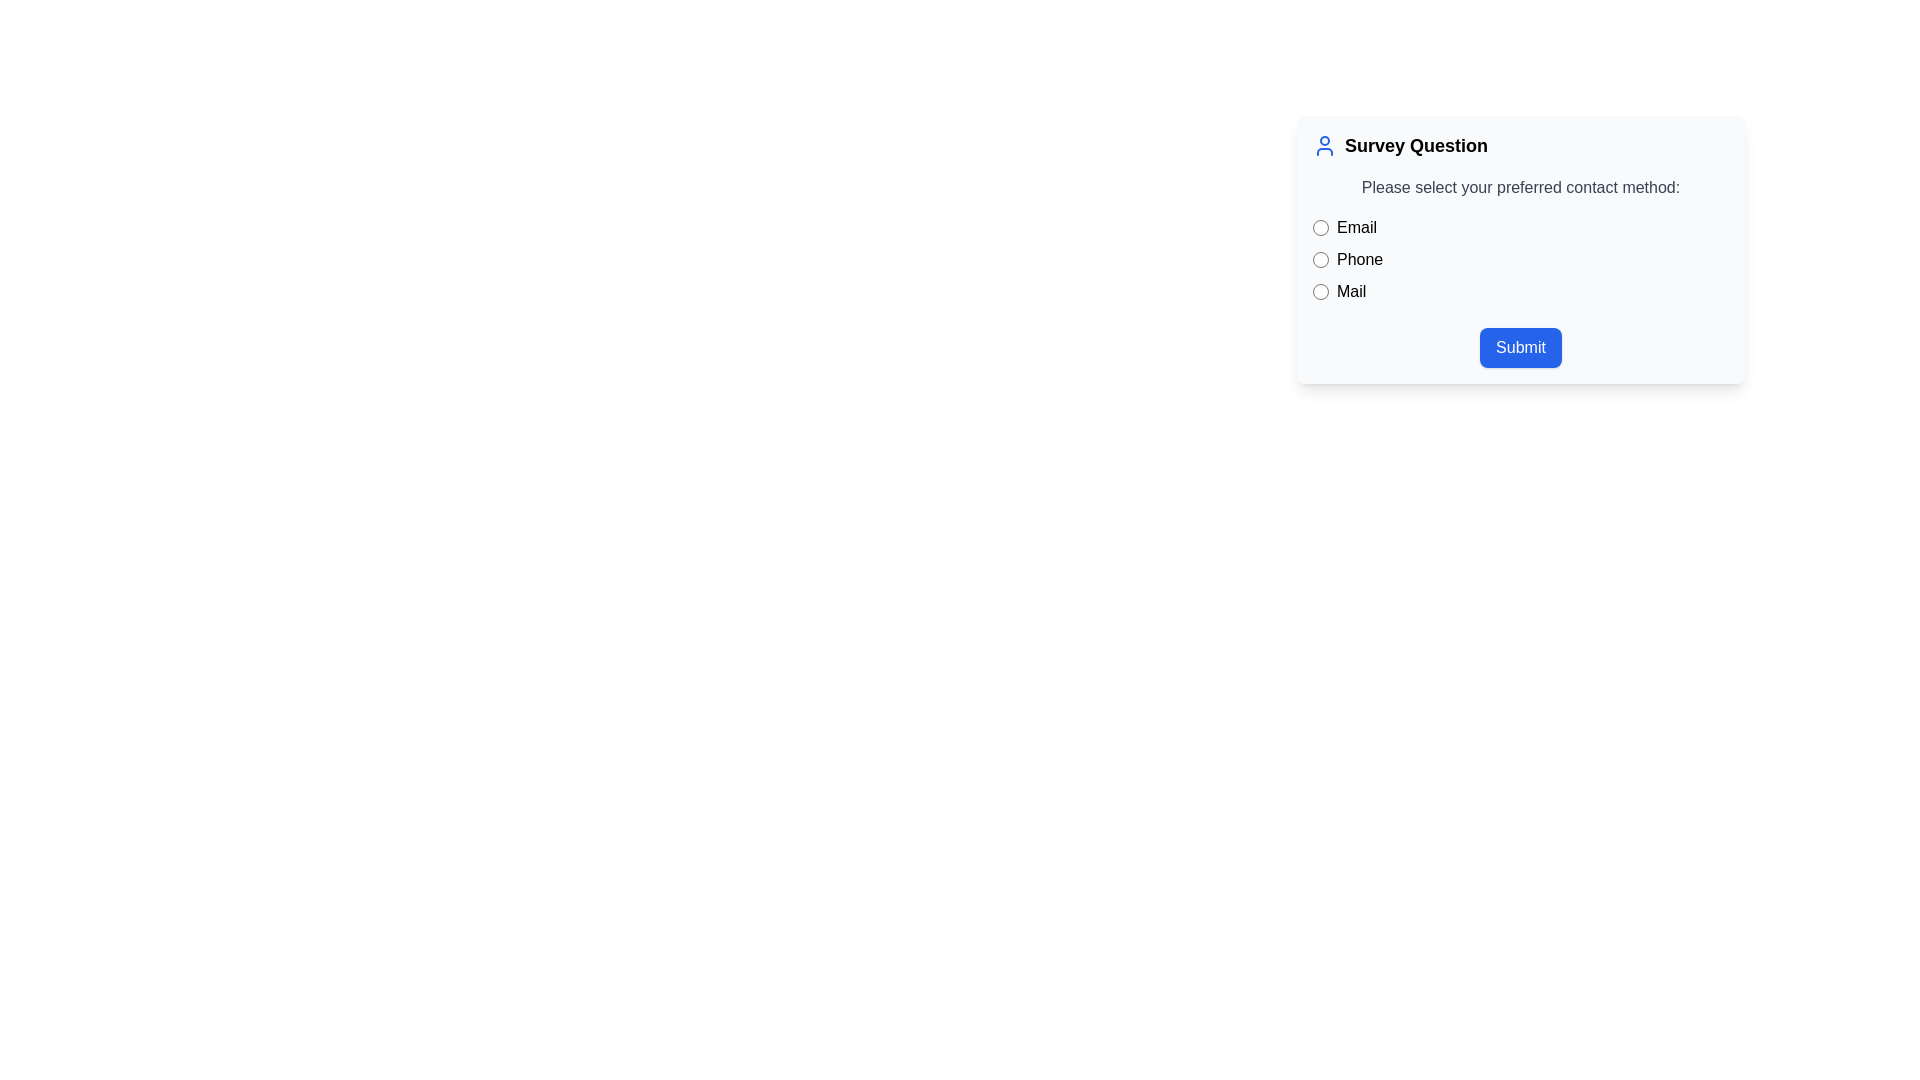 Image resolution: width=1920 pixels, height=1080 pixels. I want to click on the blue-themed user profile icon, which features a circular head and semi-circular base outline, located to the left of the 'Survey Question' text, so click(1324, 145).